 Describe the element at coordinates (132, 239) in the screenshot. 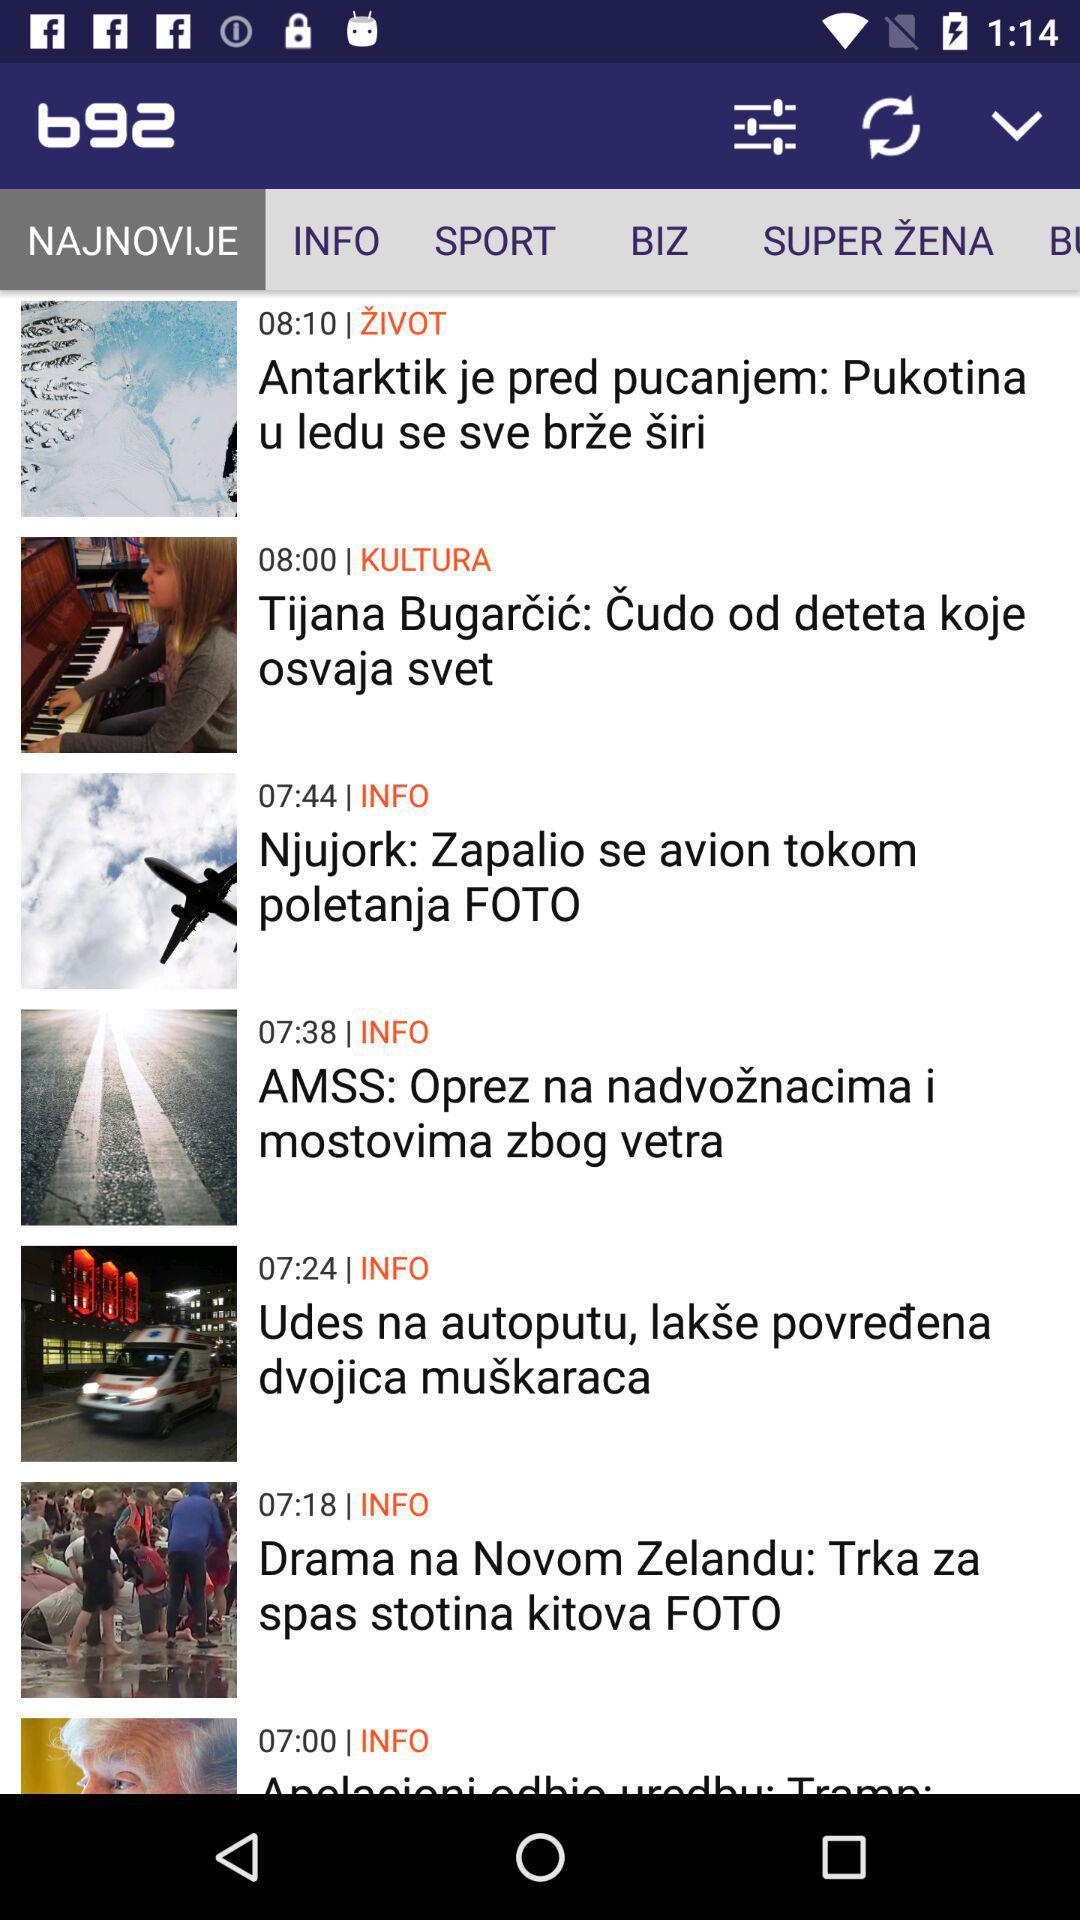

I see `item next to info item` at that location.